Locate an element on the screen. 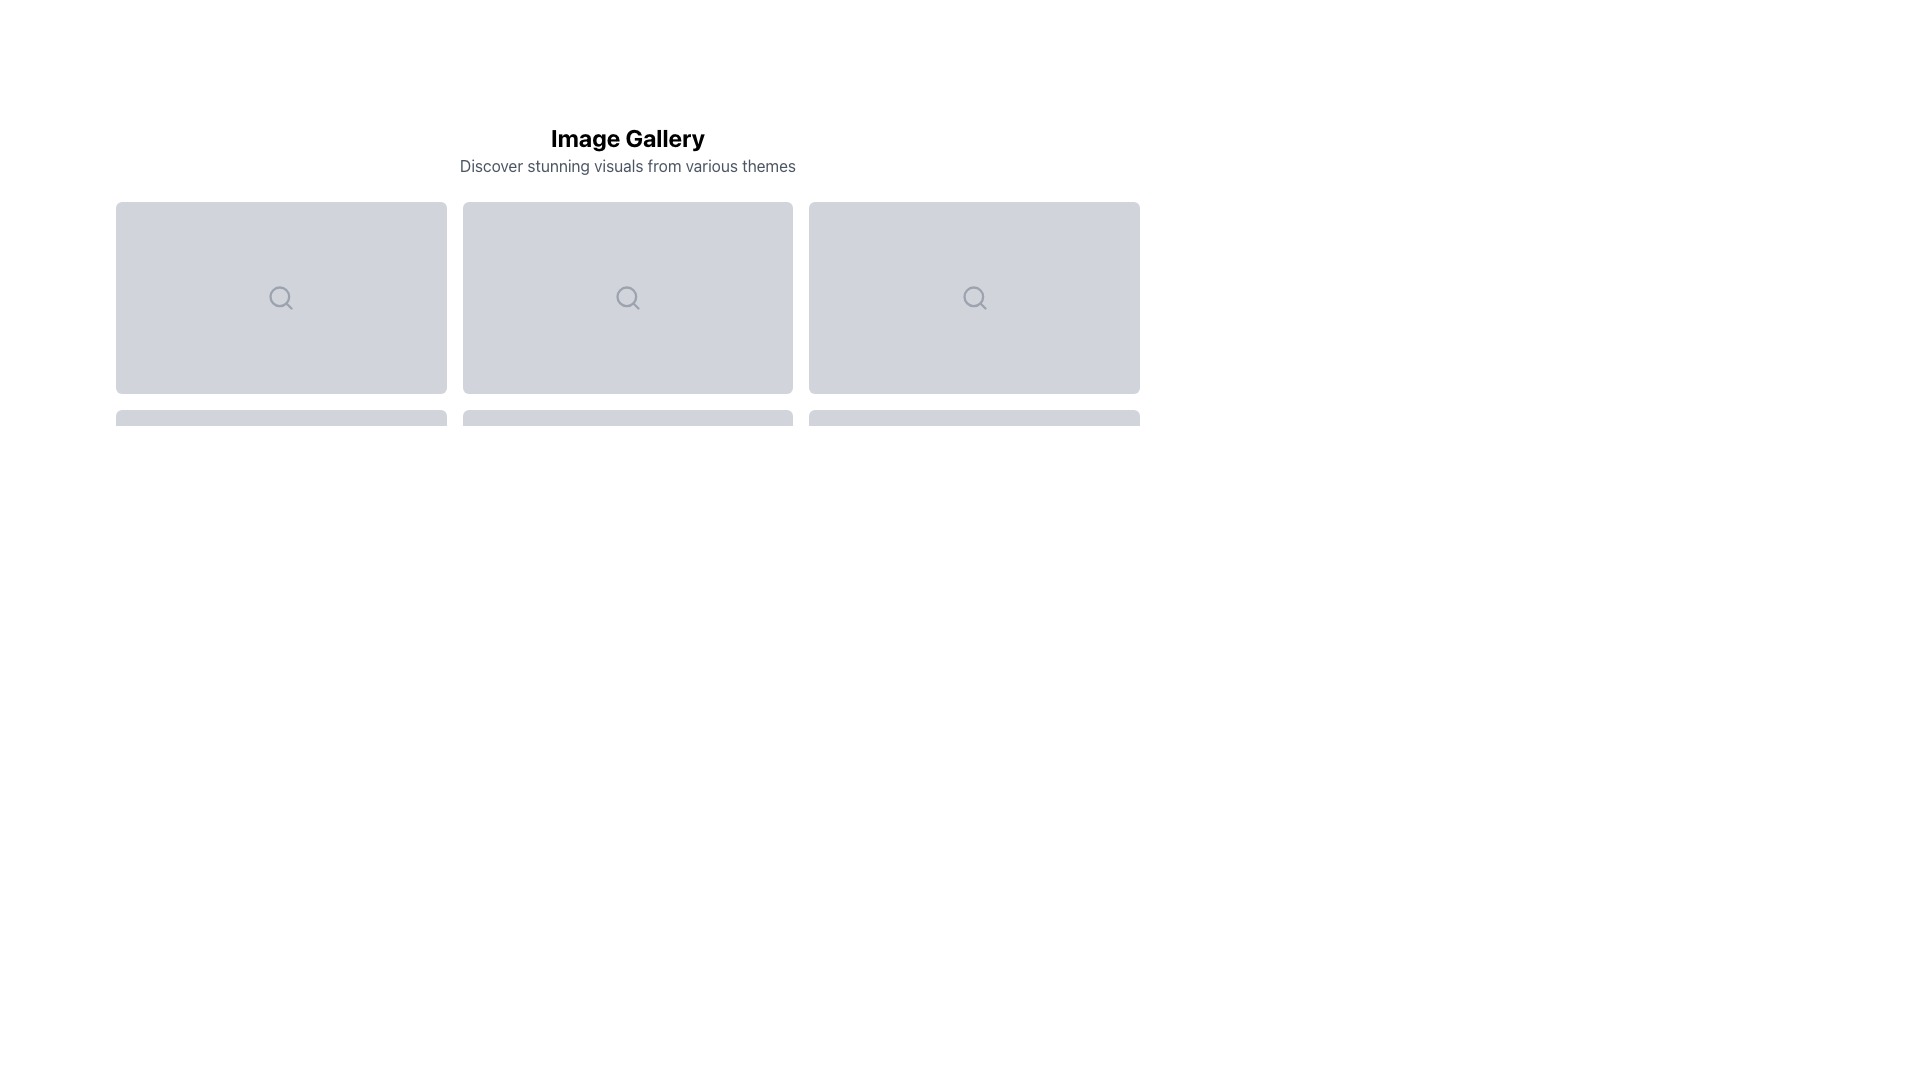  the circular component of the search icon located in the middle panel of the Image Gallery section is located at coordinates (625, 296).